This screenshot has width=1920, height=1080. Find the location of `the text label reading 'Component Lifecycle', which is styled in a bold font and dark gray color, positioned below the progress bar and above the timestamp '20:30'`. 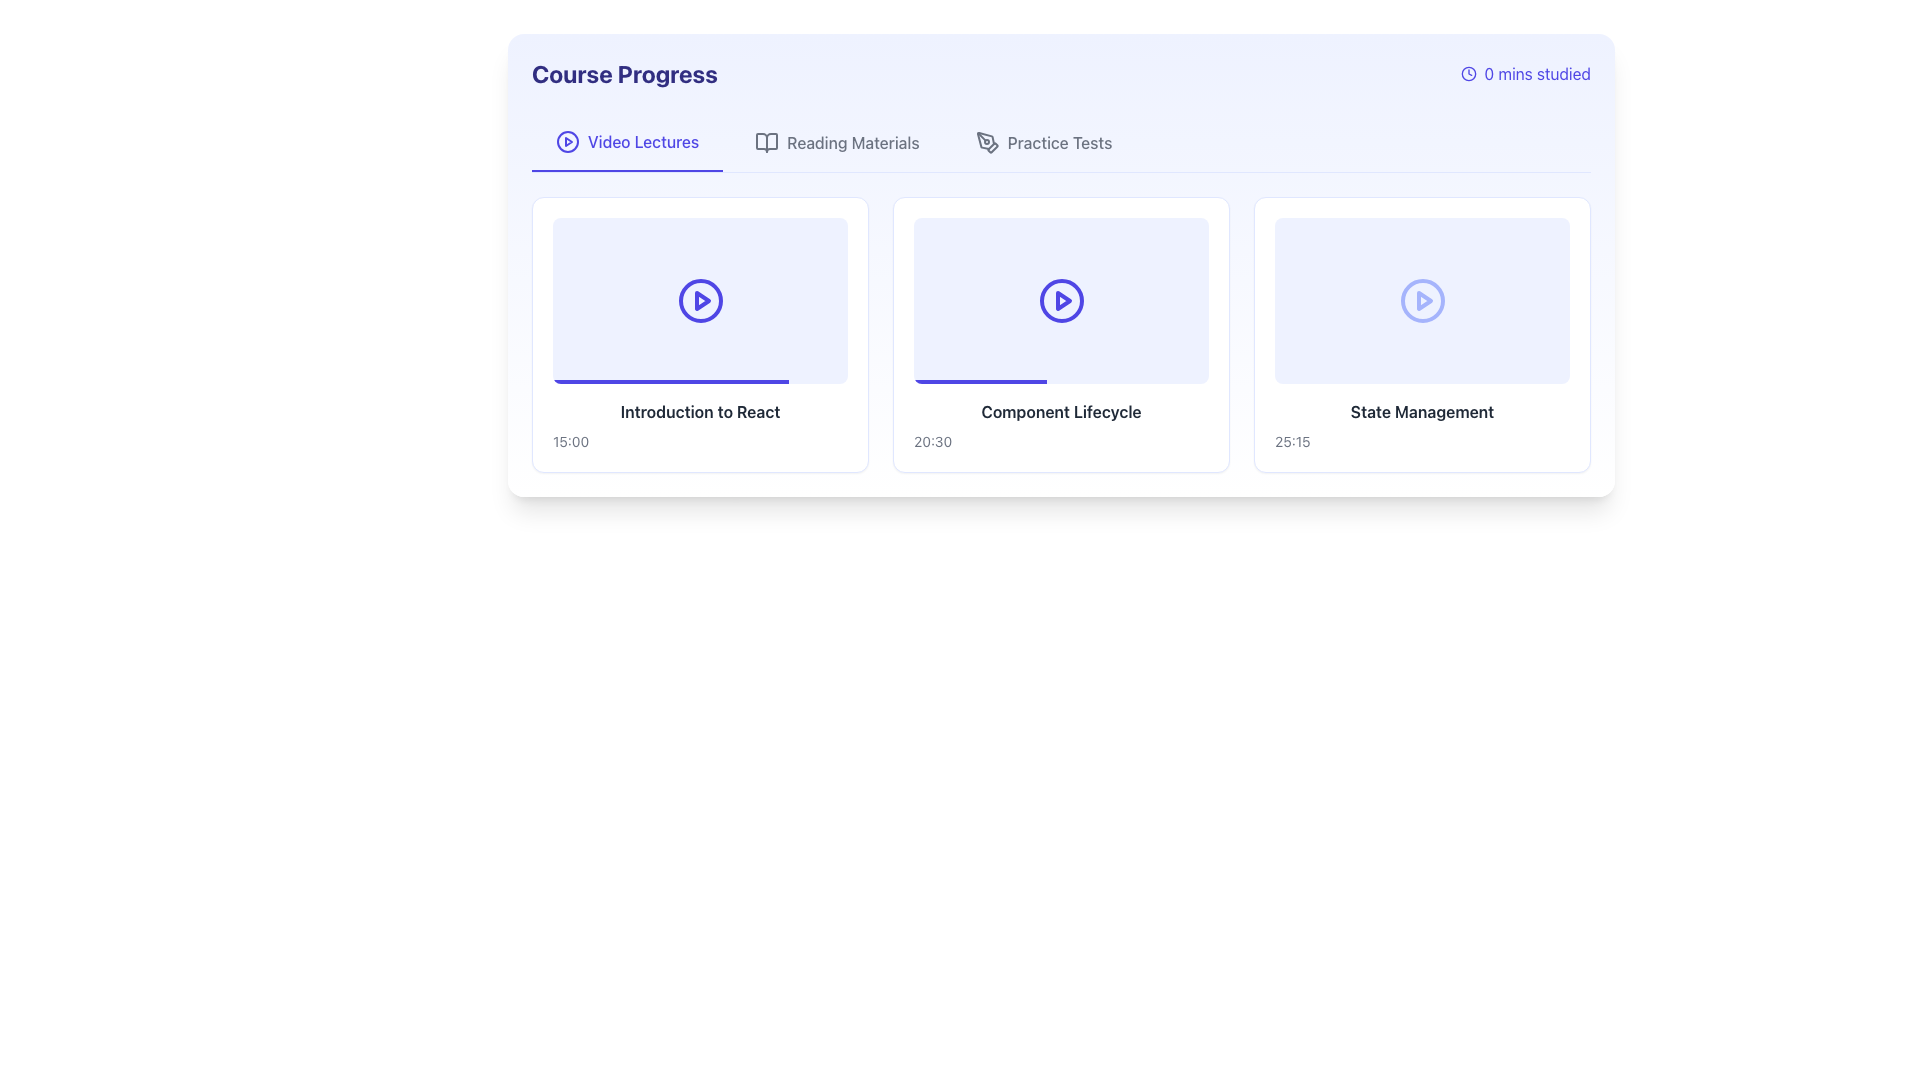

the text label reading 'Component Lifecycle', which is styled in a bold font and dark gray color, positioned below the progress bar and above the timestamp '20:30' is located at coordinates (1060, 410).